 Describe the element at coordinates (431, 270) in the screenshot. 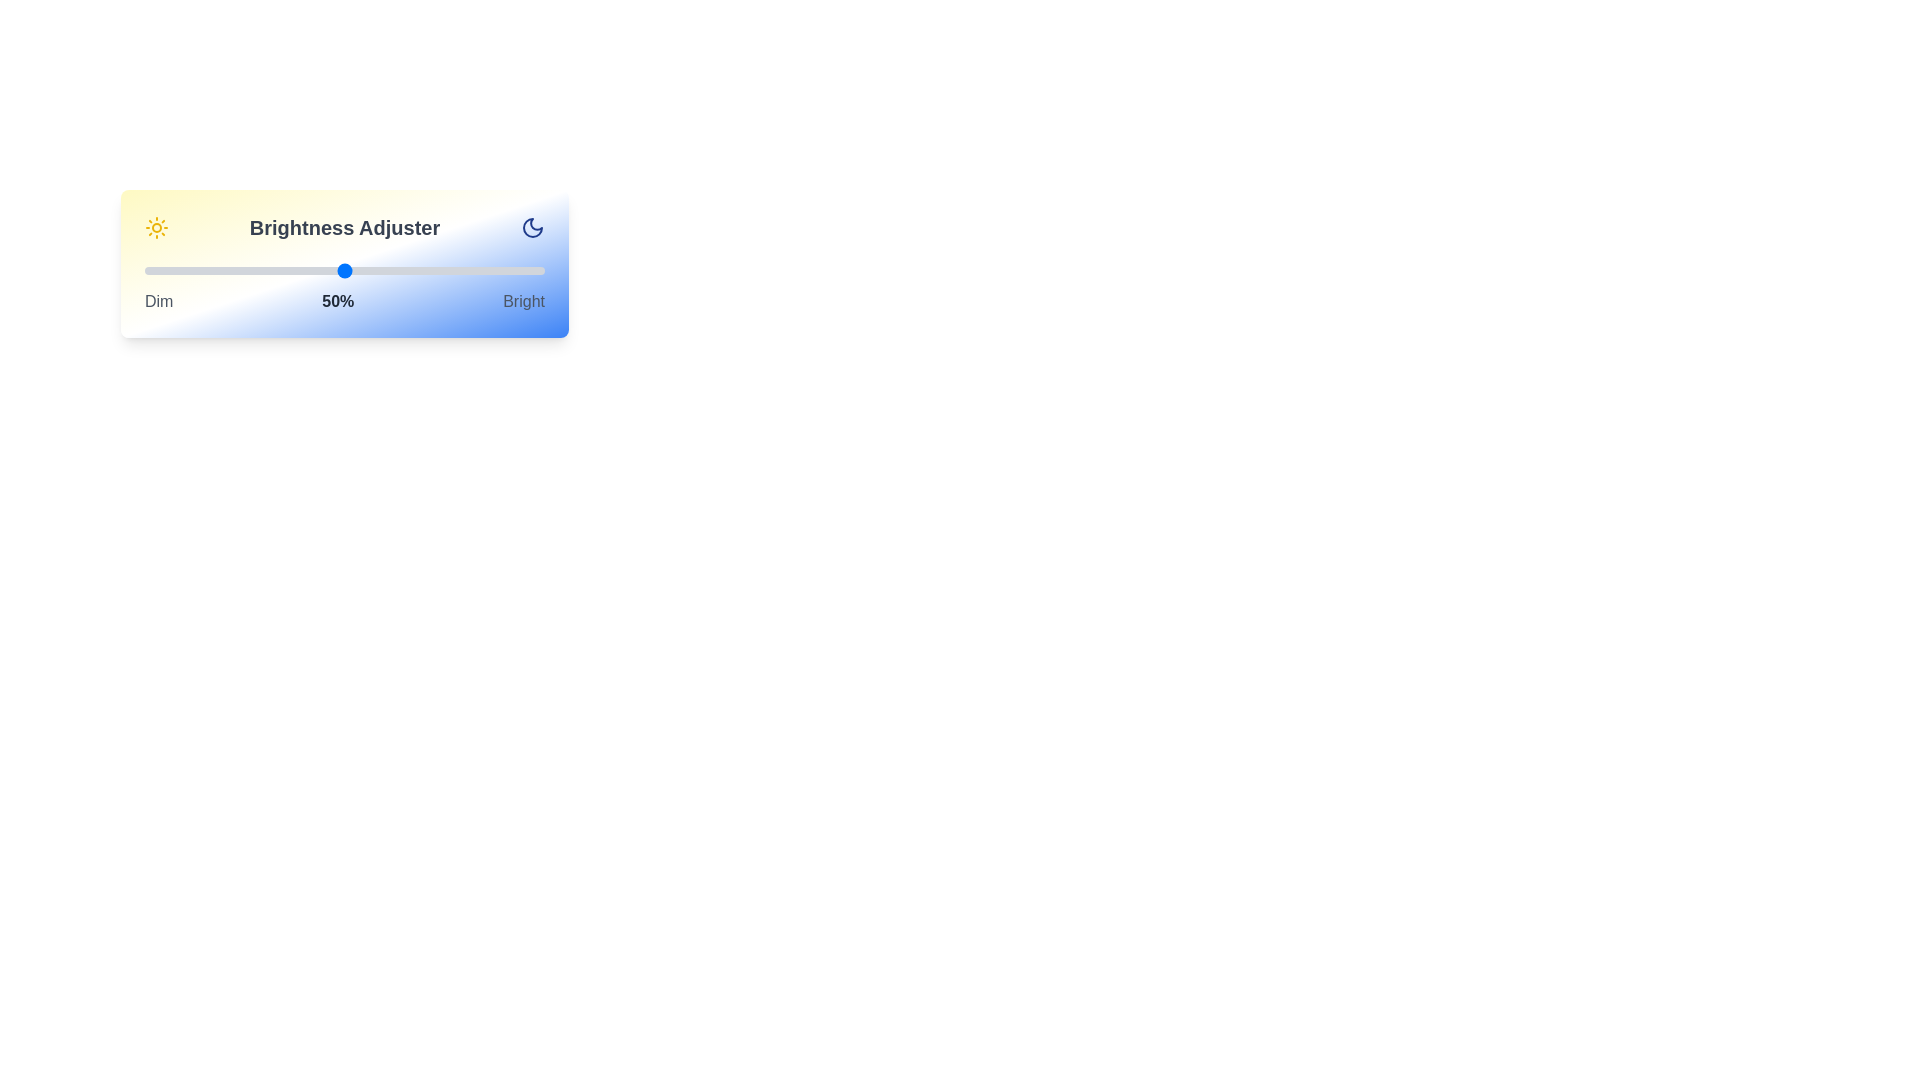

I see `the brightness slider to 72% to observe the gradient background changes` at that location.